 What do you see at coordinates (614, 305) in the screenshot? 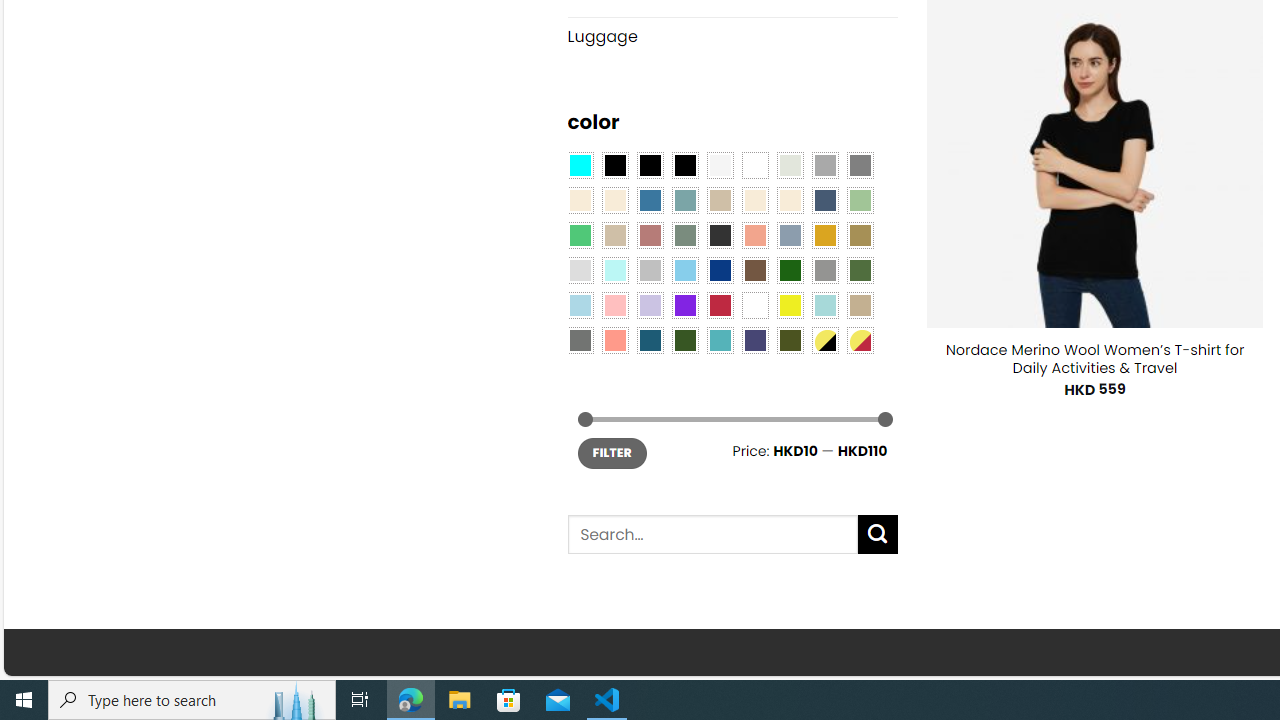
I see `'Pink'` at bounding box center [614, 305].